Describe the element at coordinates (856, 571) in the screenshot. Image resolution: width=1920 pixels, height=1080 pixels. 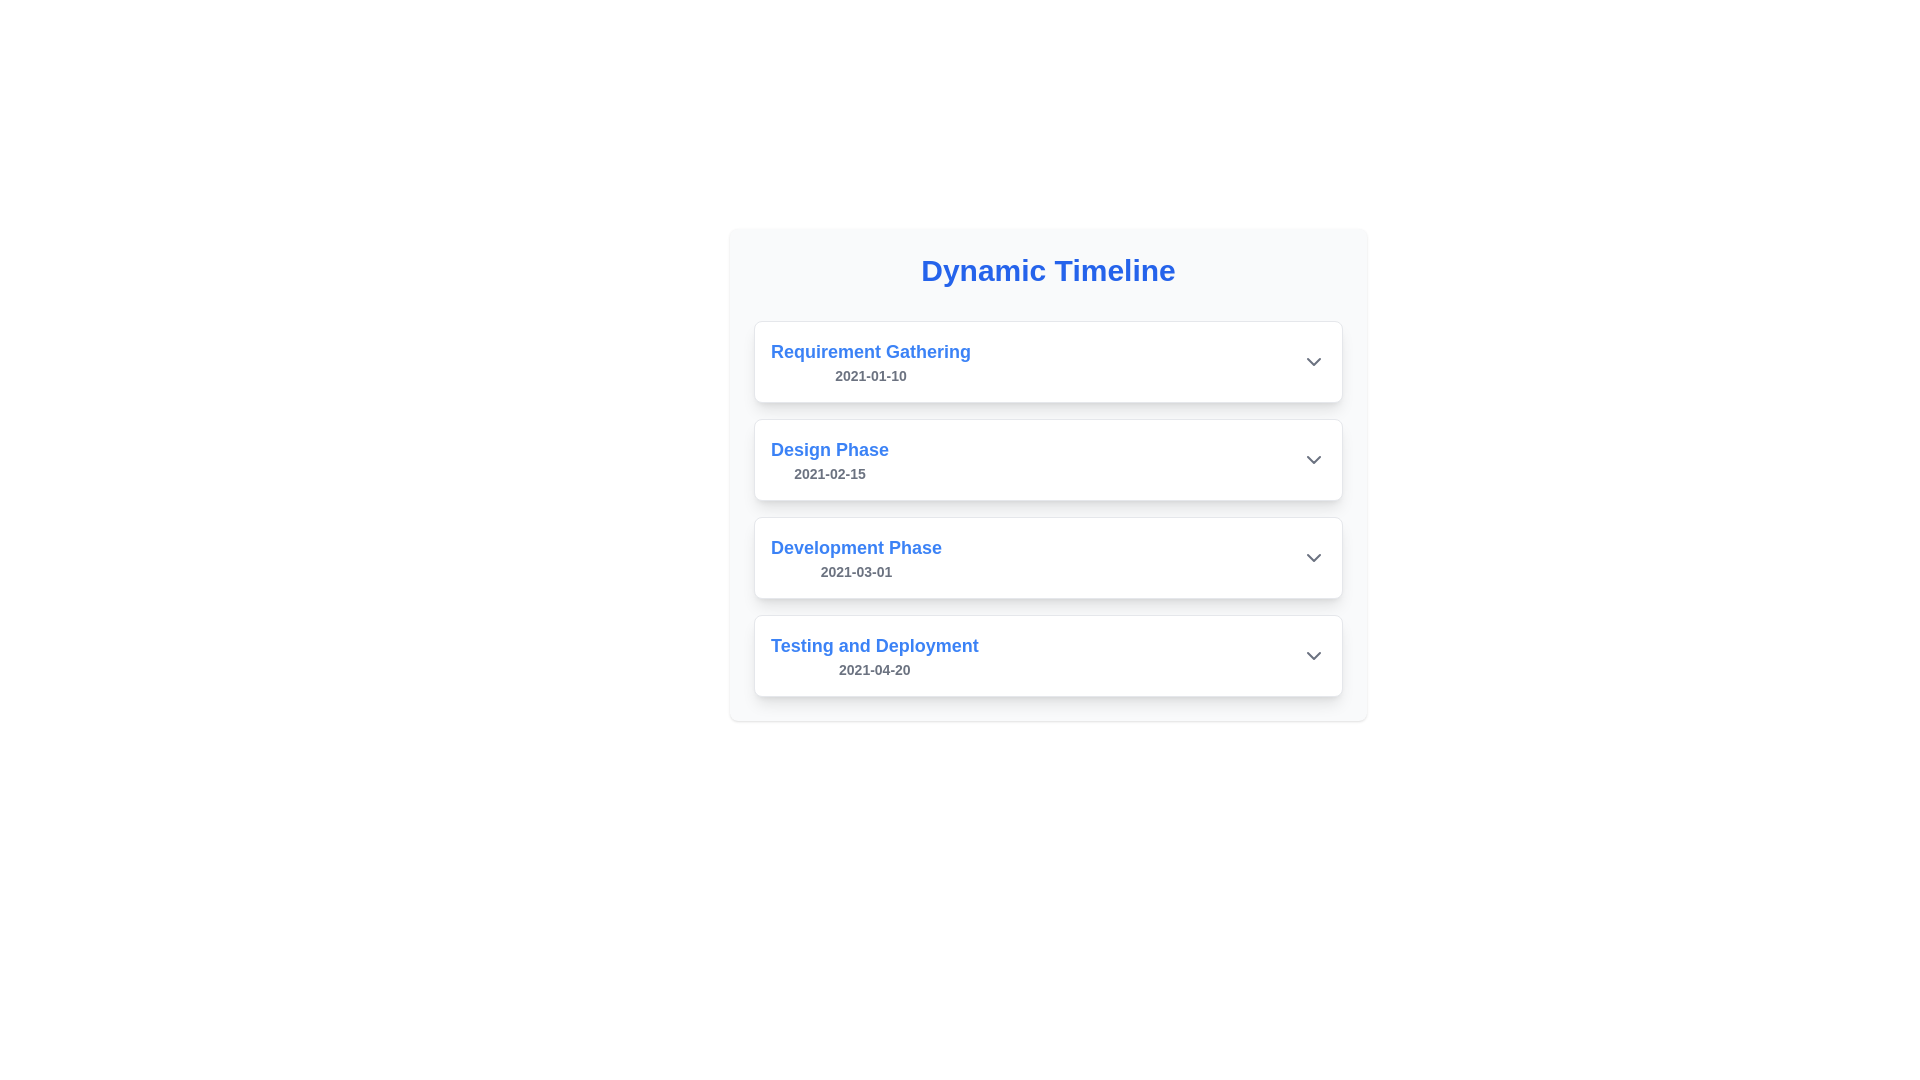
I see `the text label displaying the date '2021-03-01', which is located below the title 'Development Phase' in a gray-colored font` at that location.